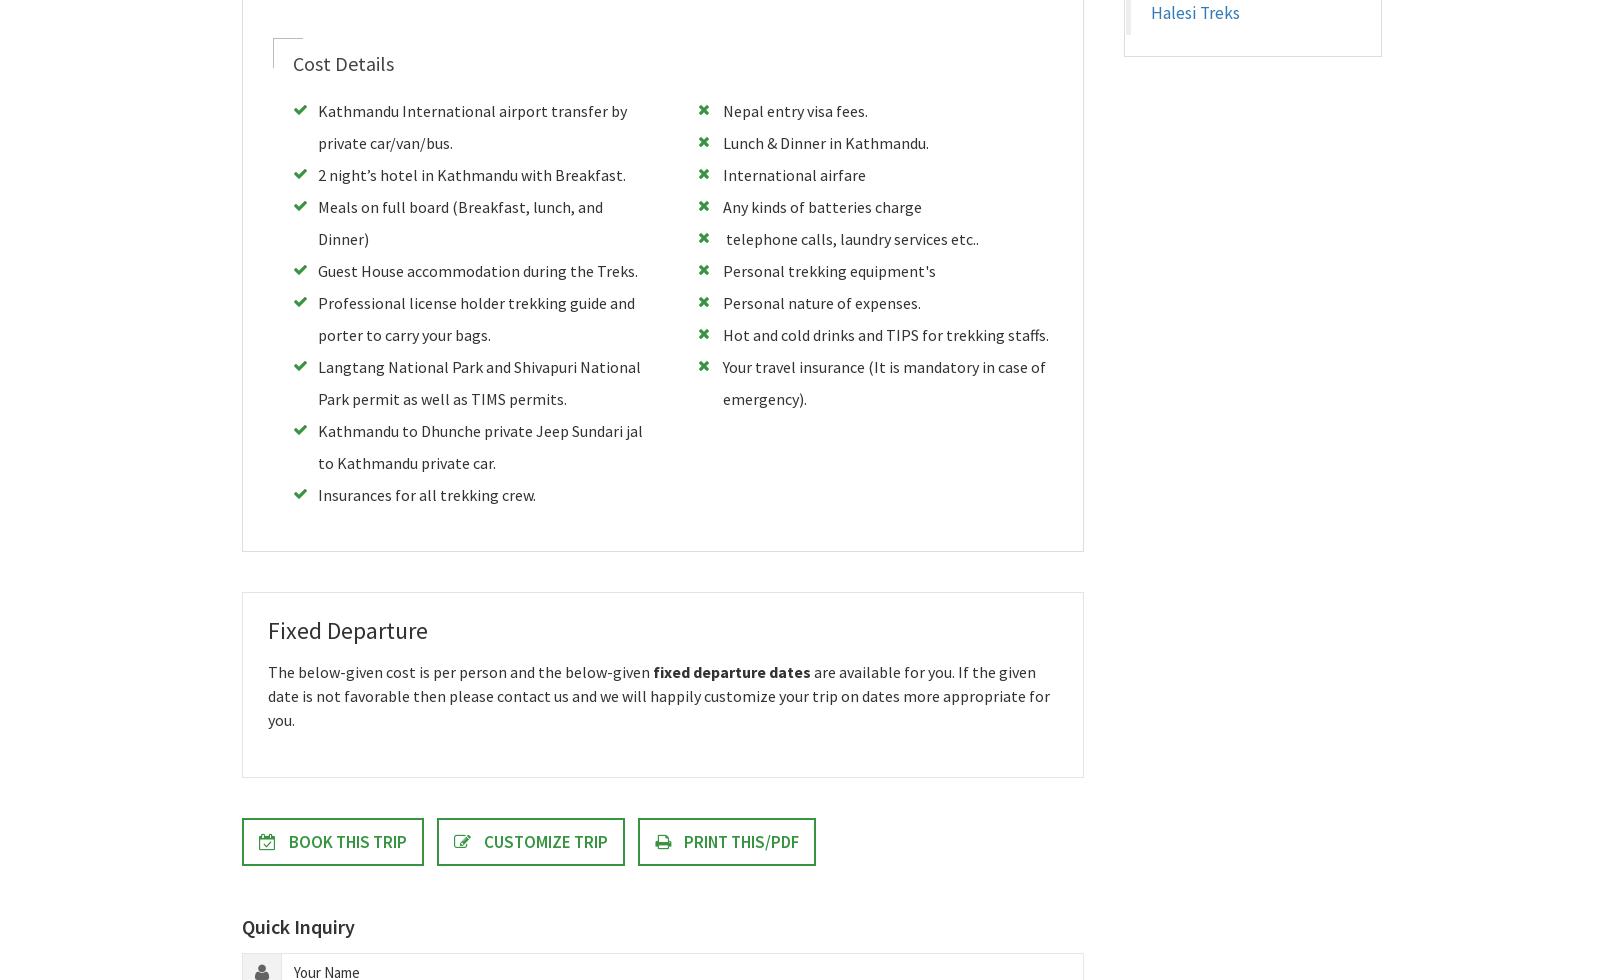 The width and height of the screenshot is (1623, 980). What do you see at coordinates (426, 494) in the screenshot?
I see `'Insurances for all trekking crew.'` at bounding box center [426, 494].